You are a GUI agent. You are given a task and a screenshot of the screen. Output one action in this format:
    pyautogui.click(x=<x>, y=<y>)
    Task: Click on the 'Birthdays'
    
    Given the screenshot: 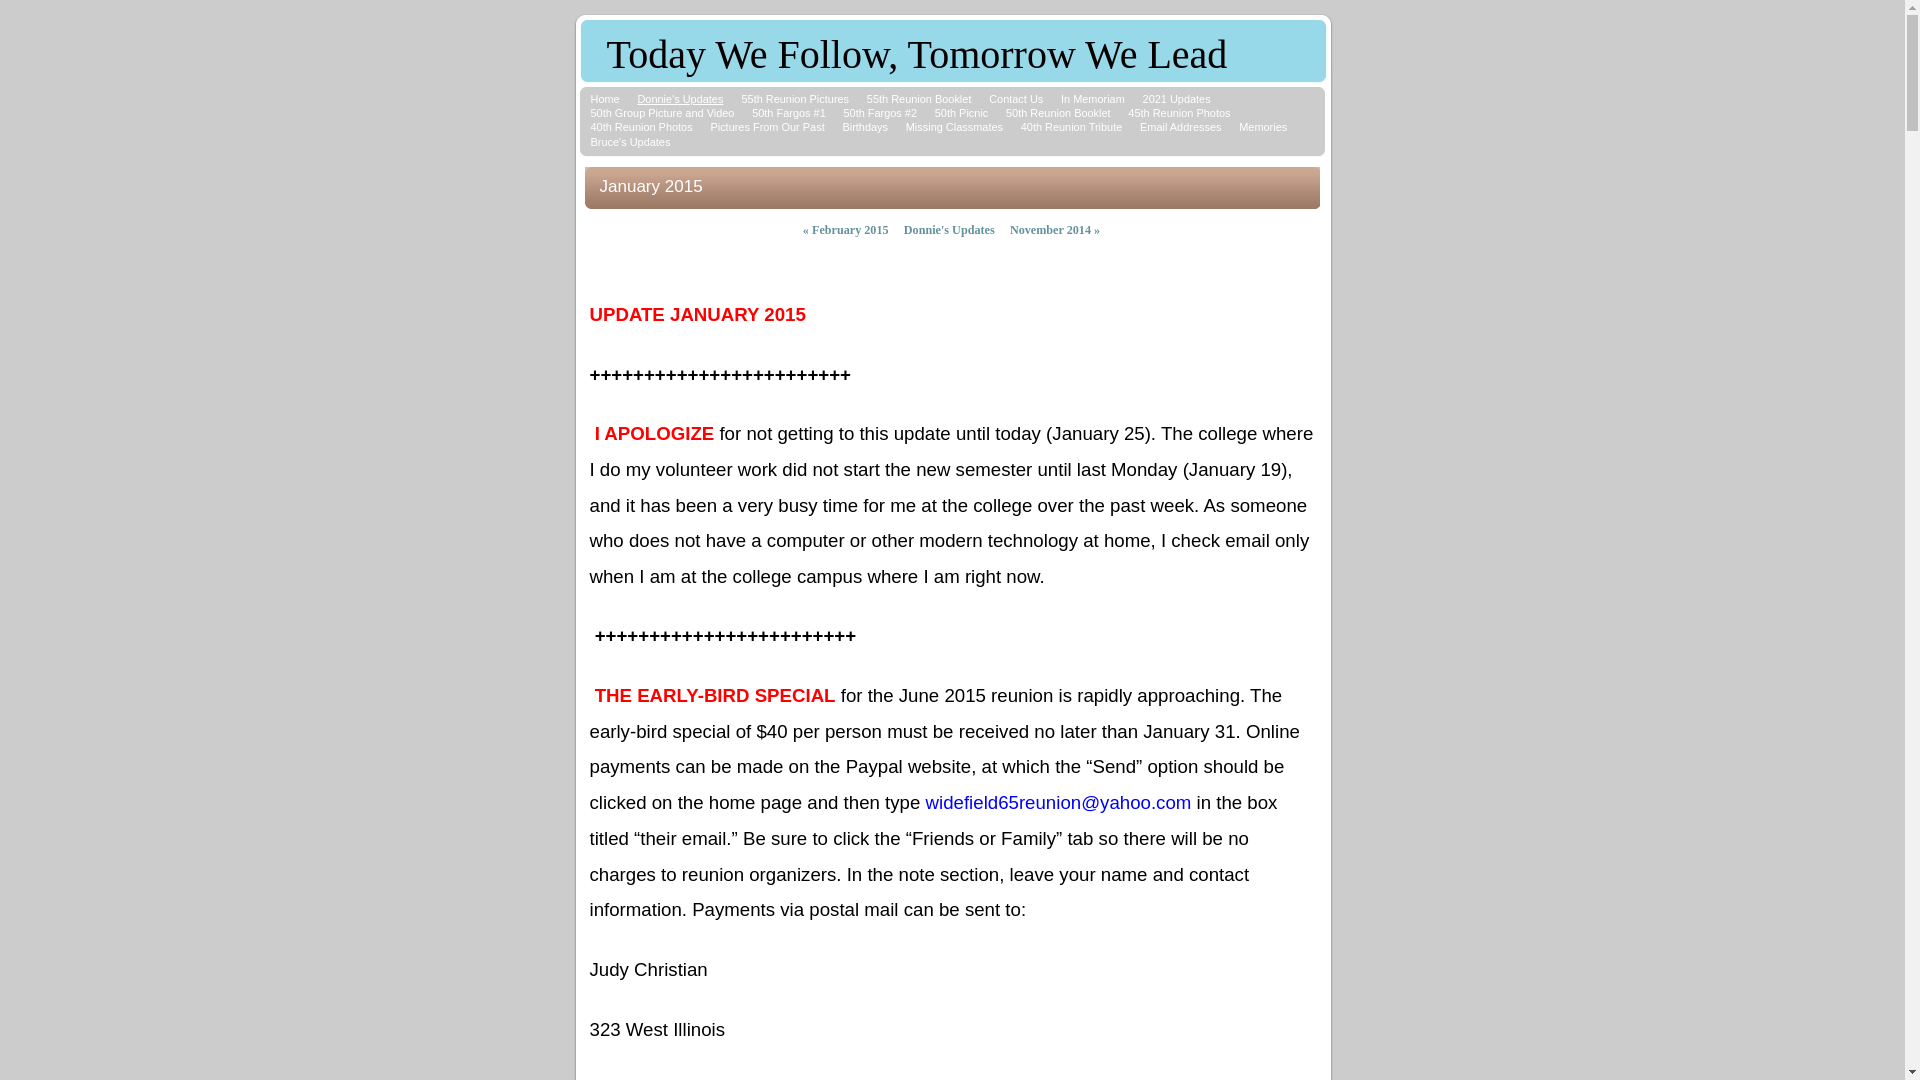 What is the action you would take?
    pyautogui.click(x=864, y=127)
    